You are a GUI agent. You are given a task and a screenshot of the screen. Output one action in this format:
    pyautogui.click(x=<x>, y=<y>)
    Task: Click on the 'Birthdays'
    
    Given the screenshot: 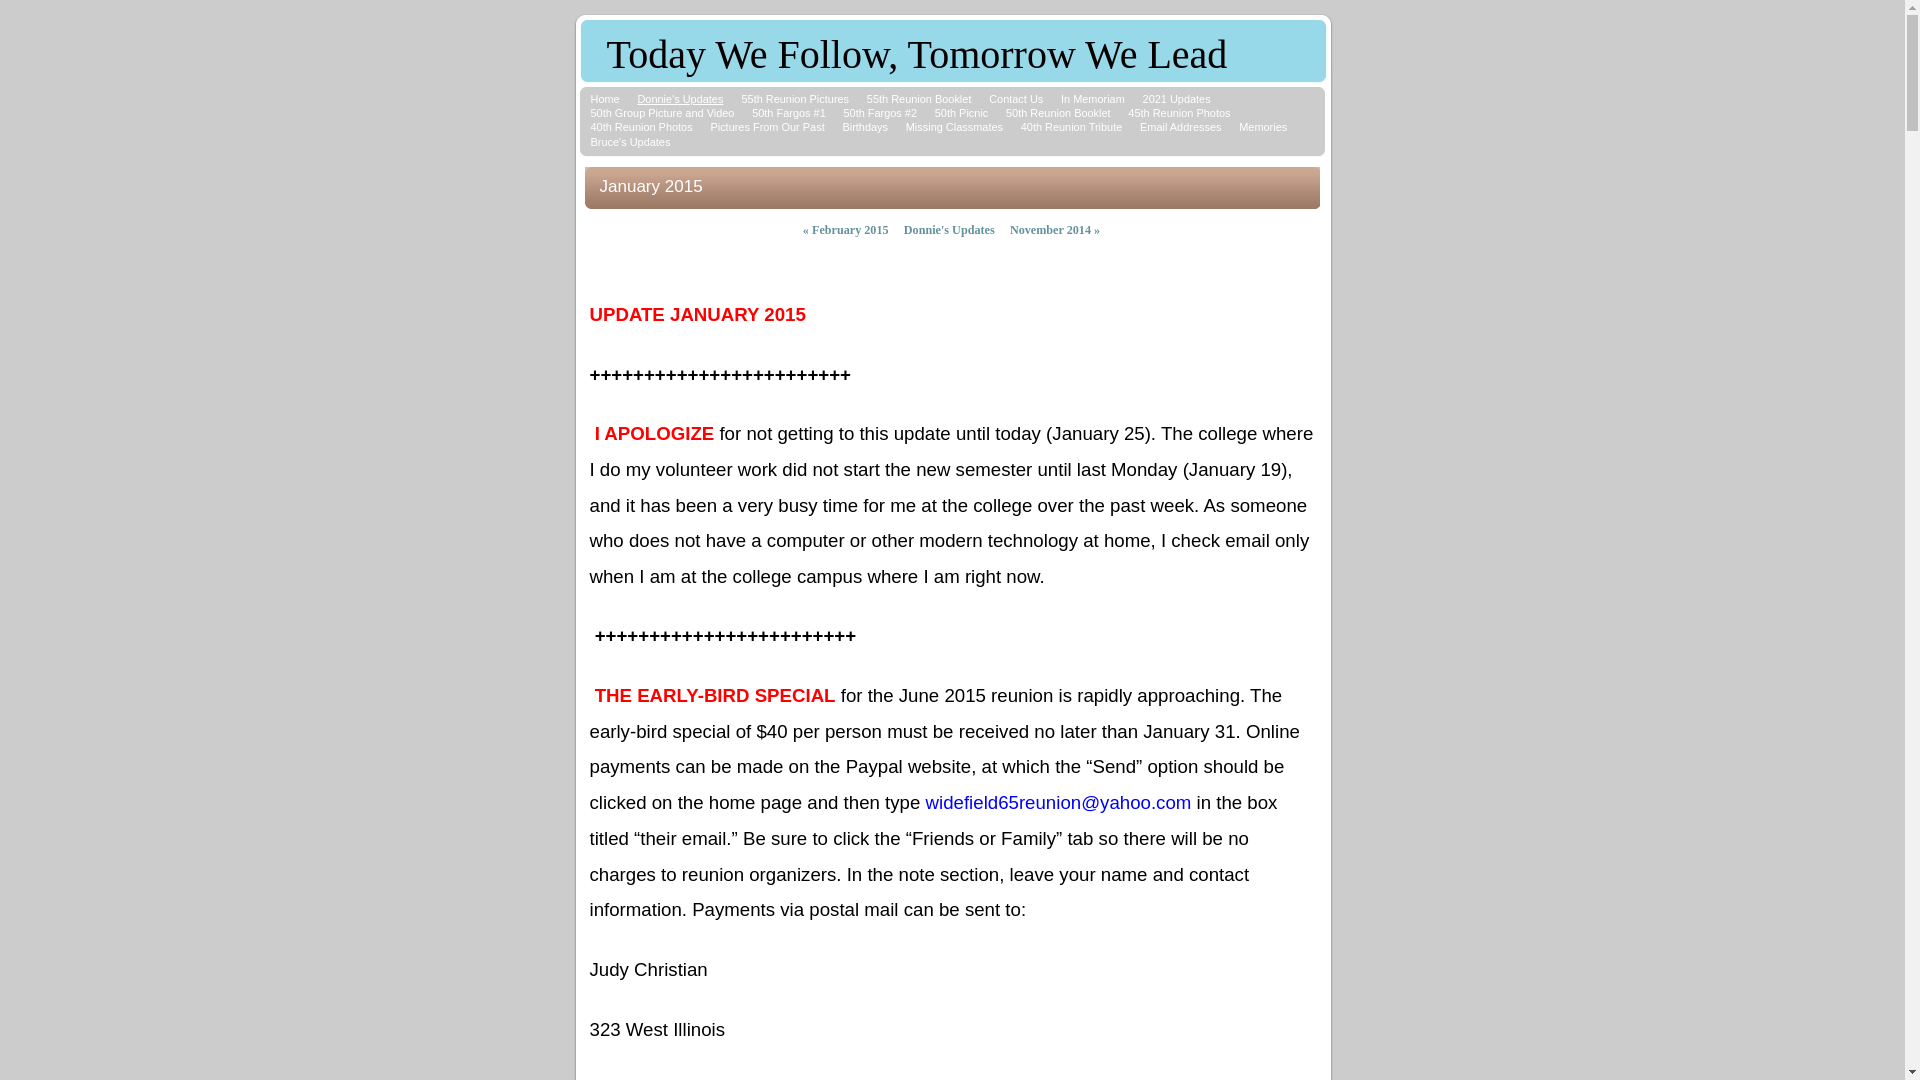 What is the action you would take?
    pyautogui.click(x=864, y=127)
    